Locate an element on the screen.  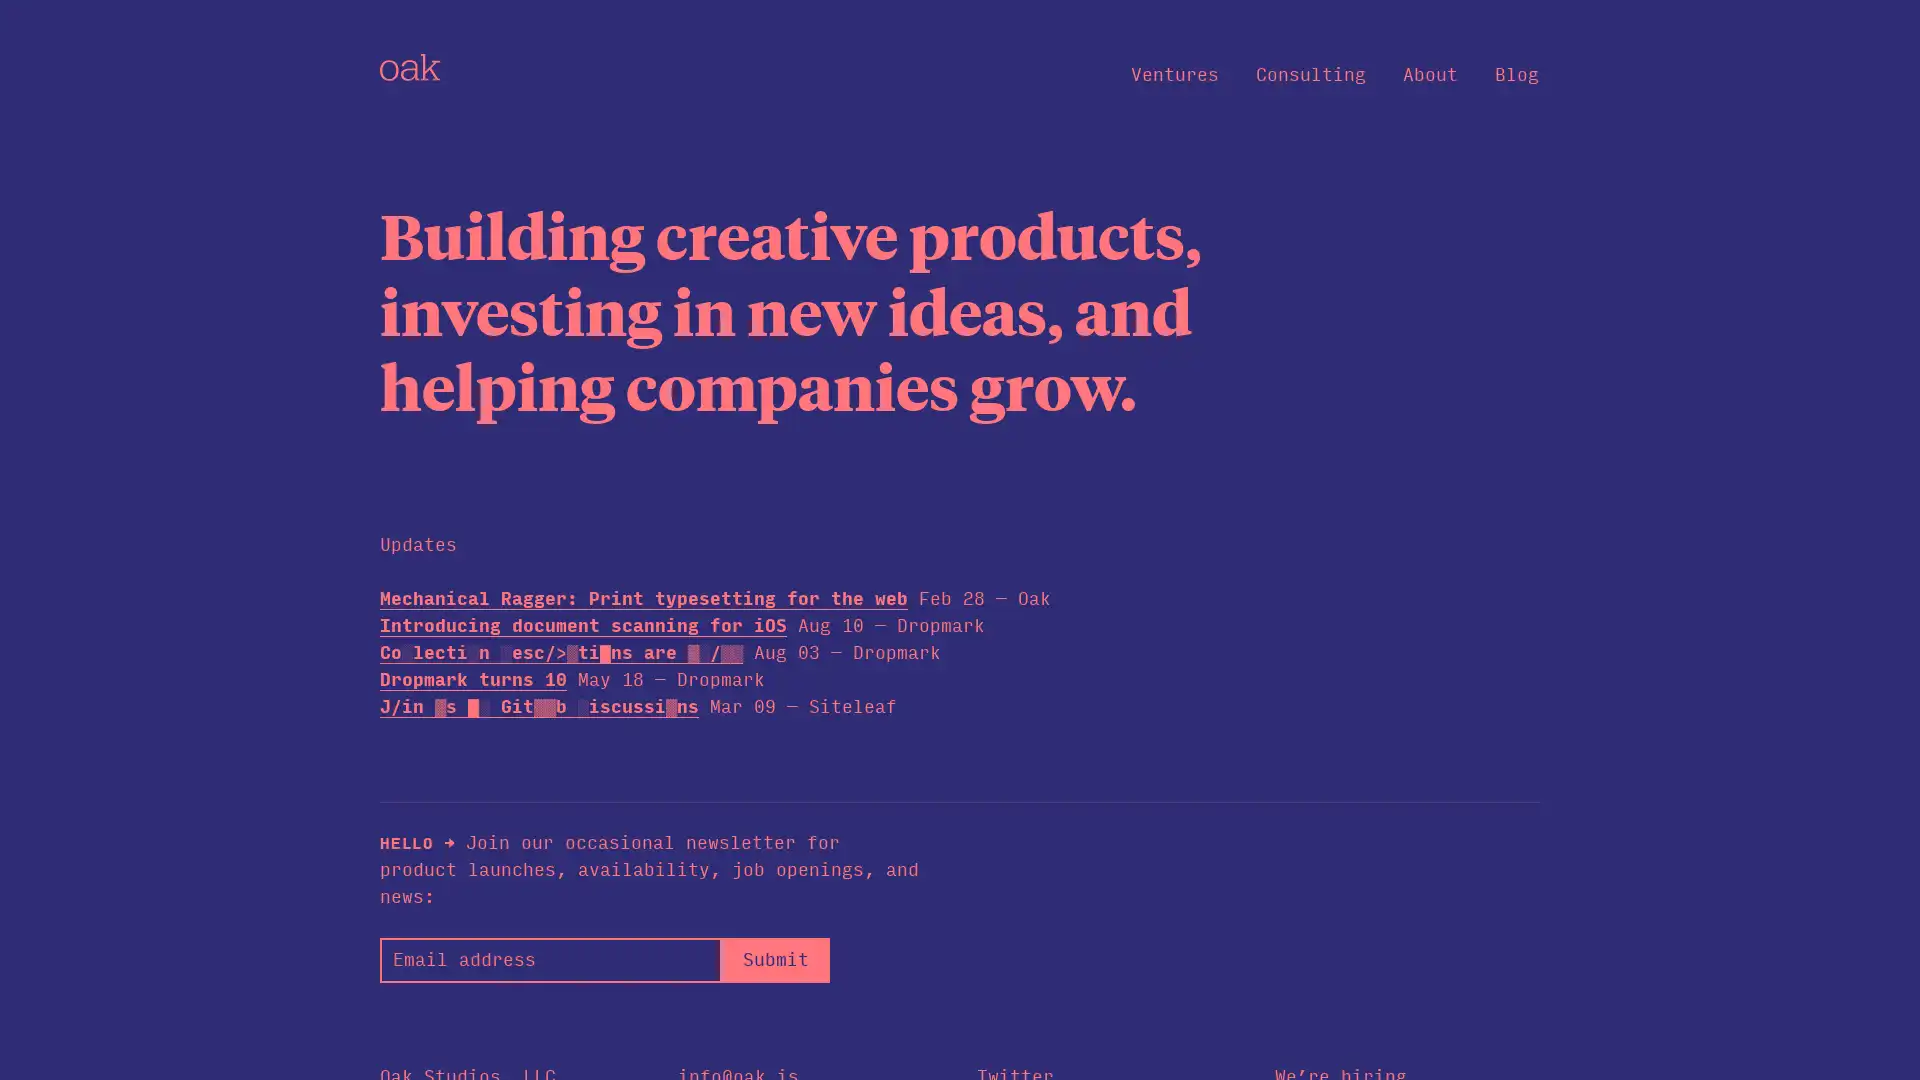
Submit is located at coordinates (774, 958).